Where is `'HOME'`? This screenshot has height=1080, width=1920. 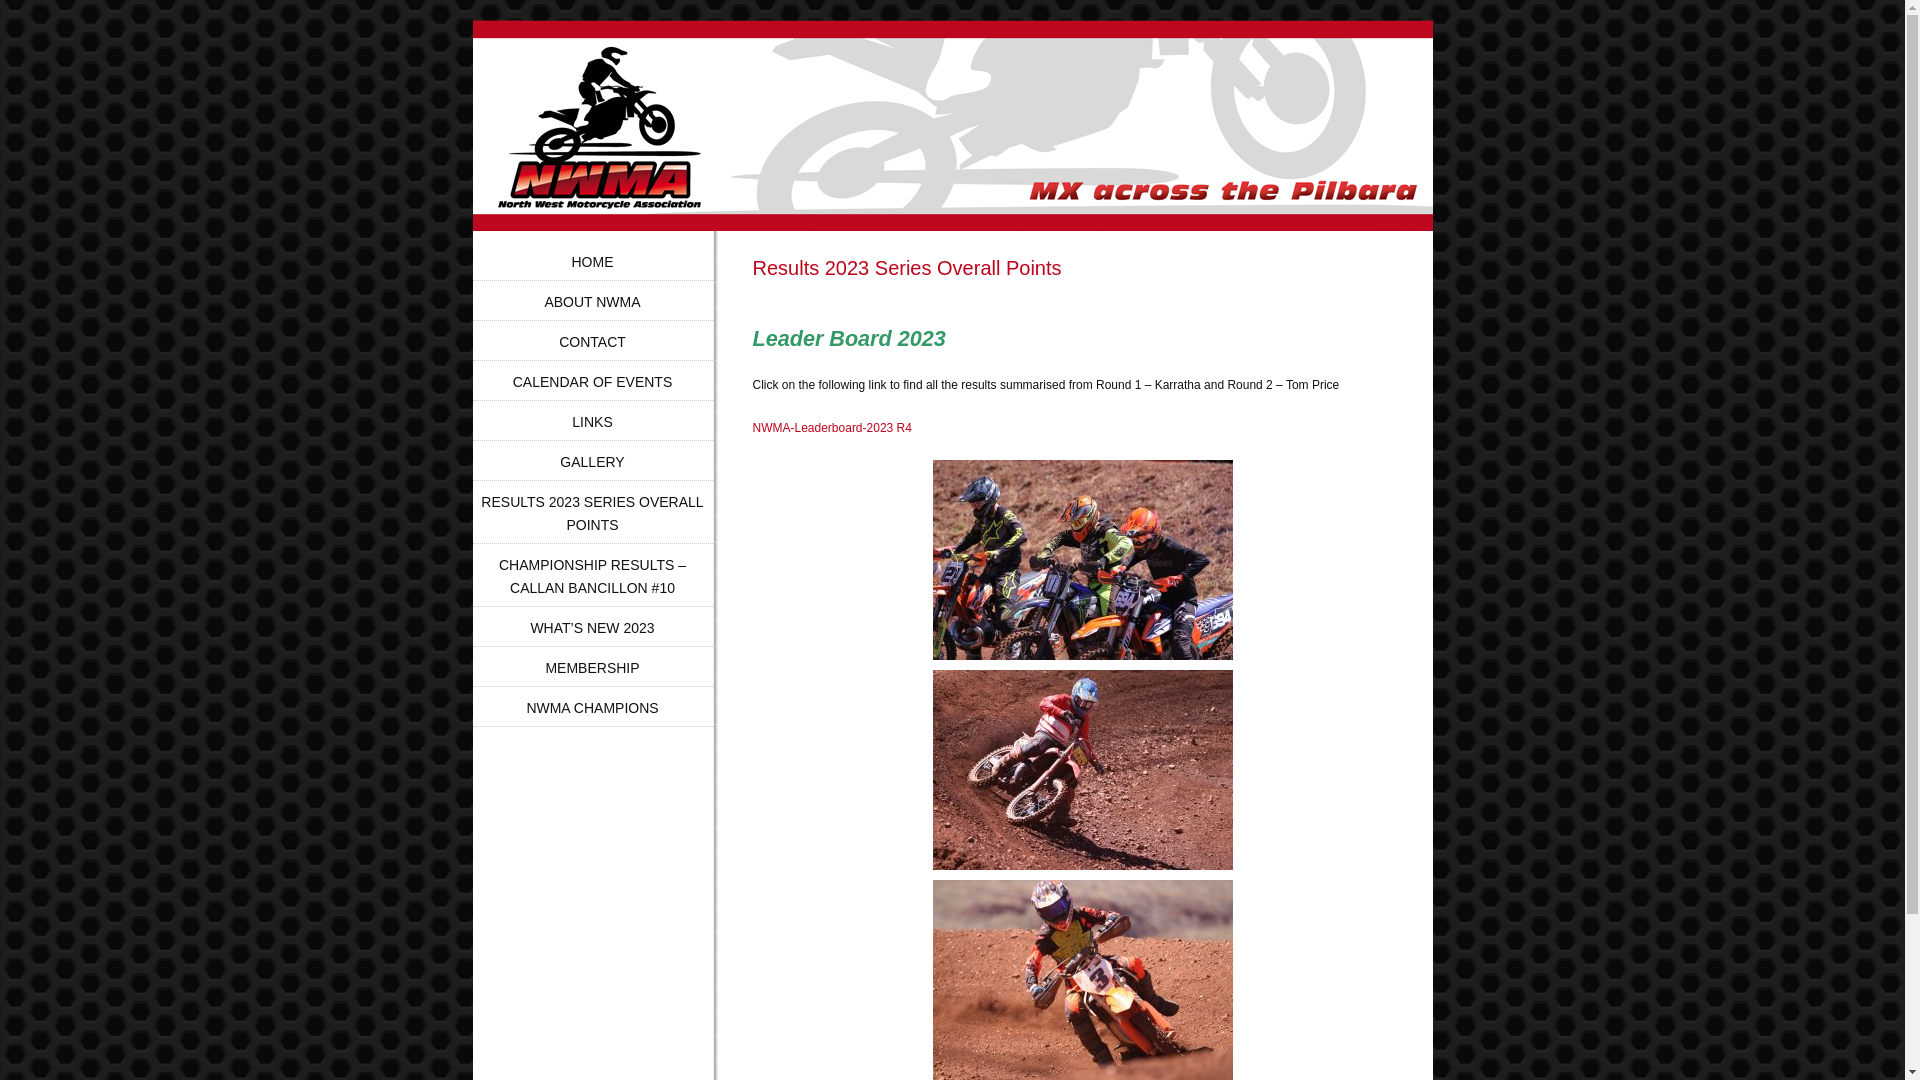 'HOME' is located at coordinates (592, 261).